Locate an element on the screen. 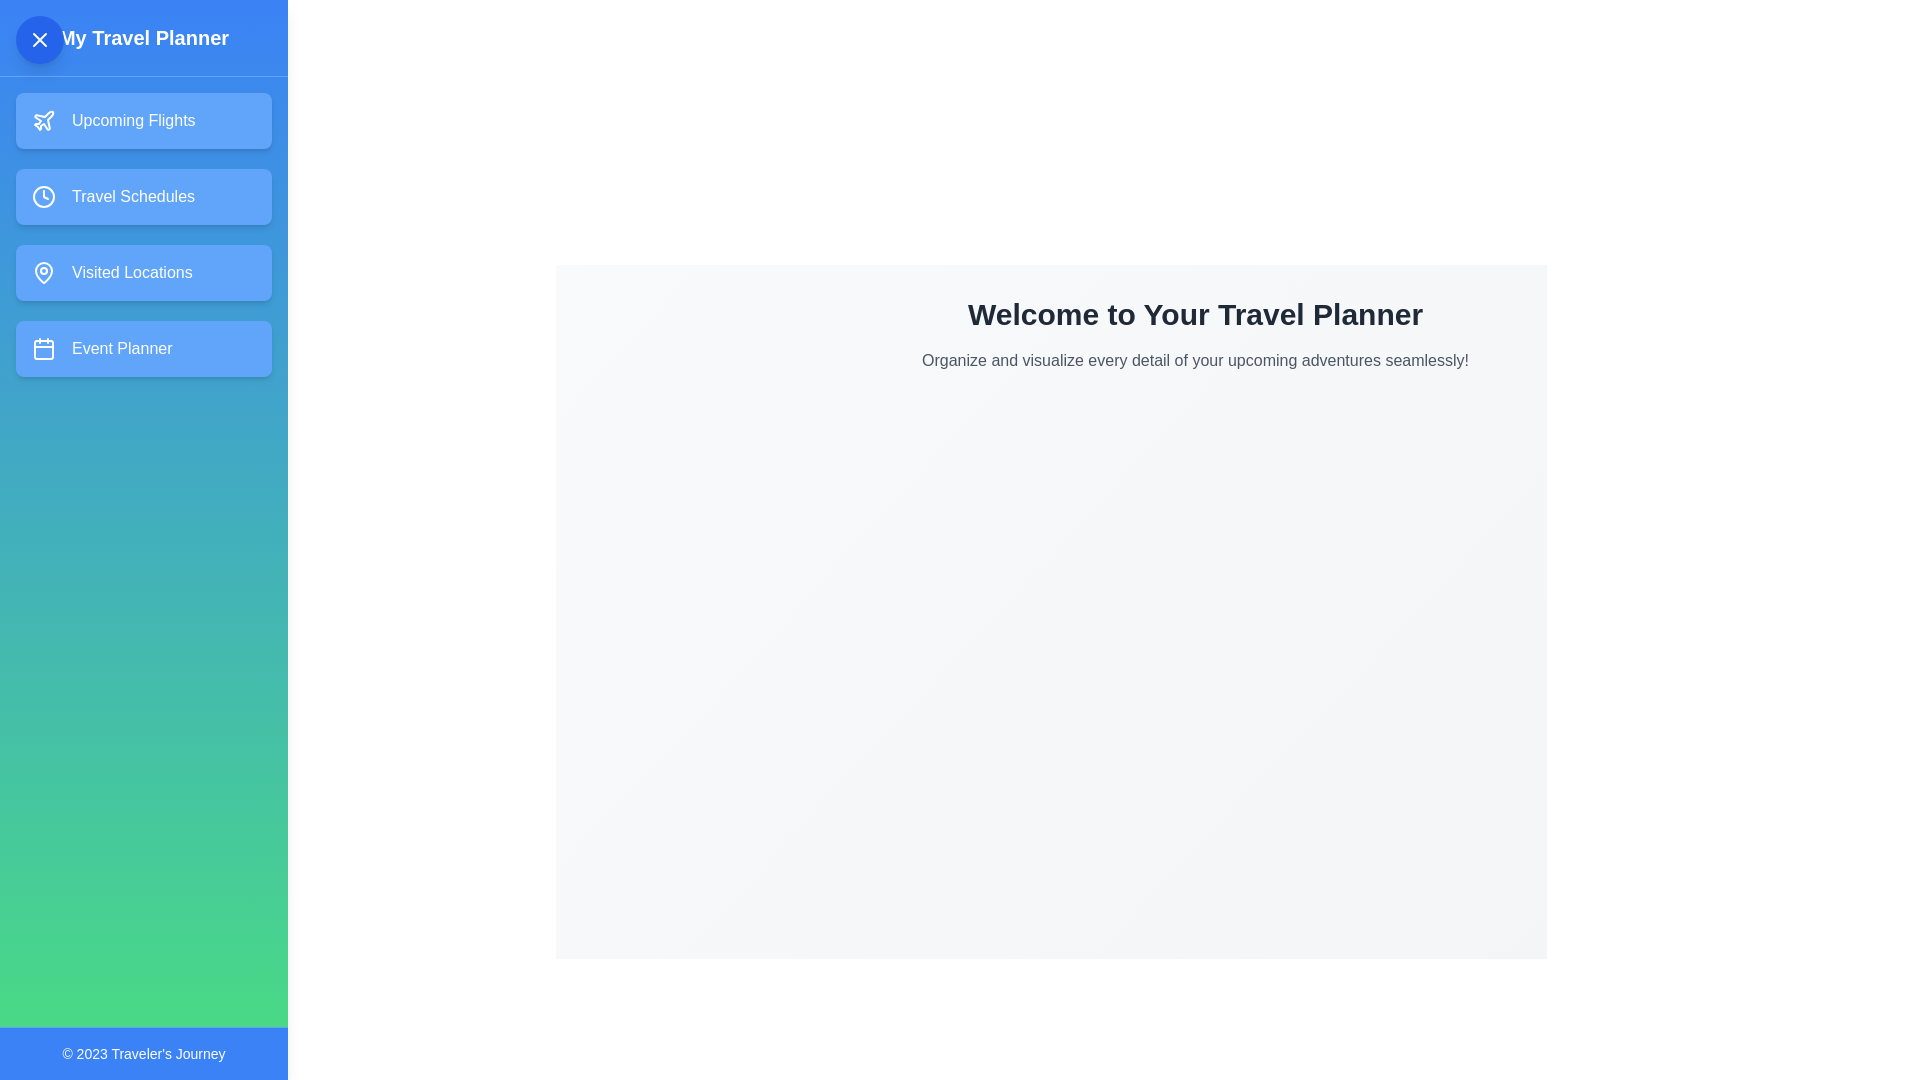 The image size is (1920, 1080). the close icon located in the top-left corner of the user interface is located at coordinates (39, 39).